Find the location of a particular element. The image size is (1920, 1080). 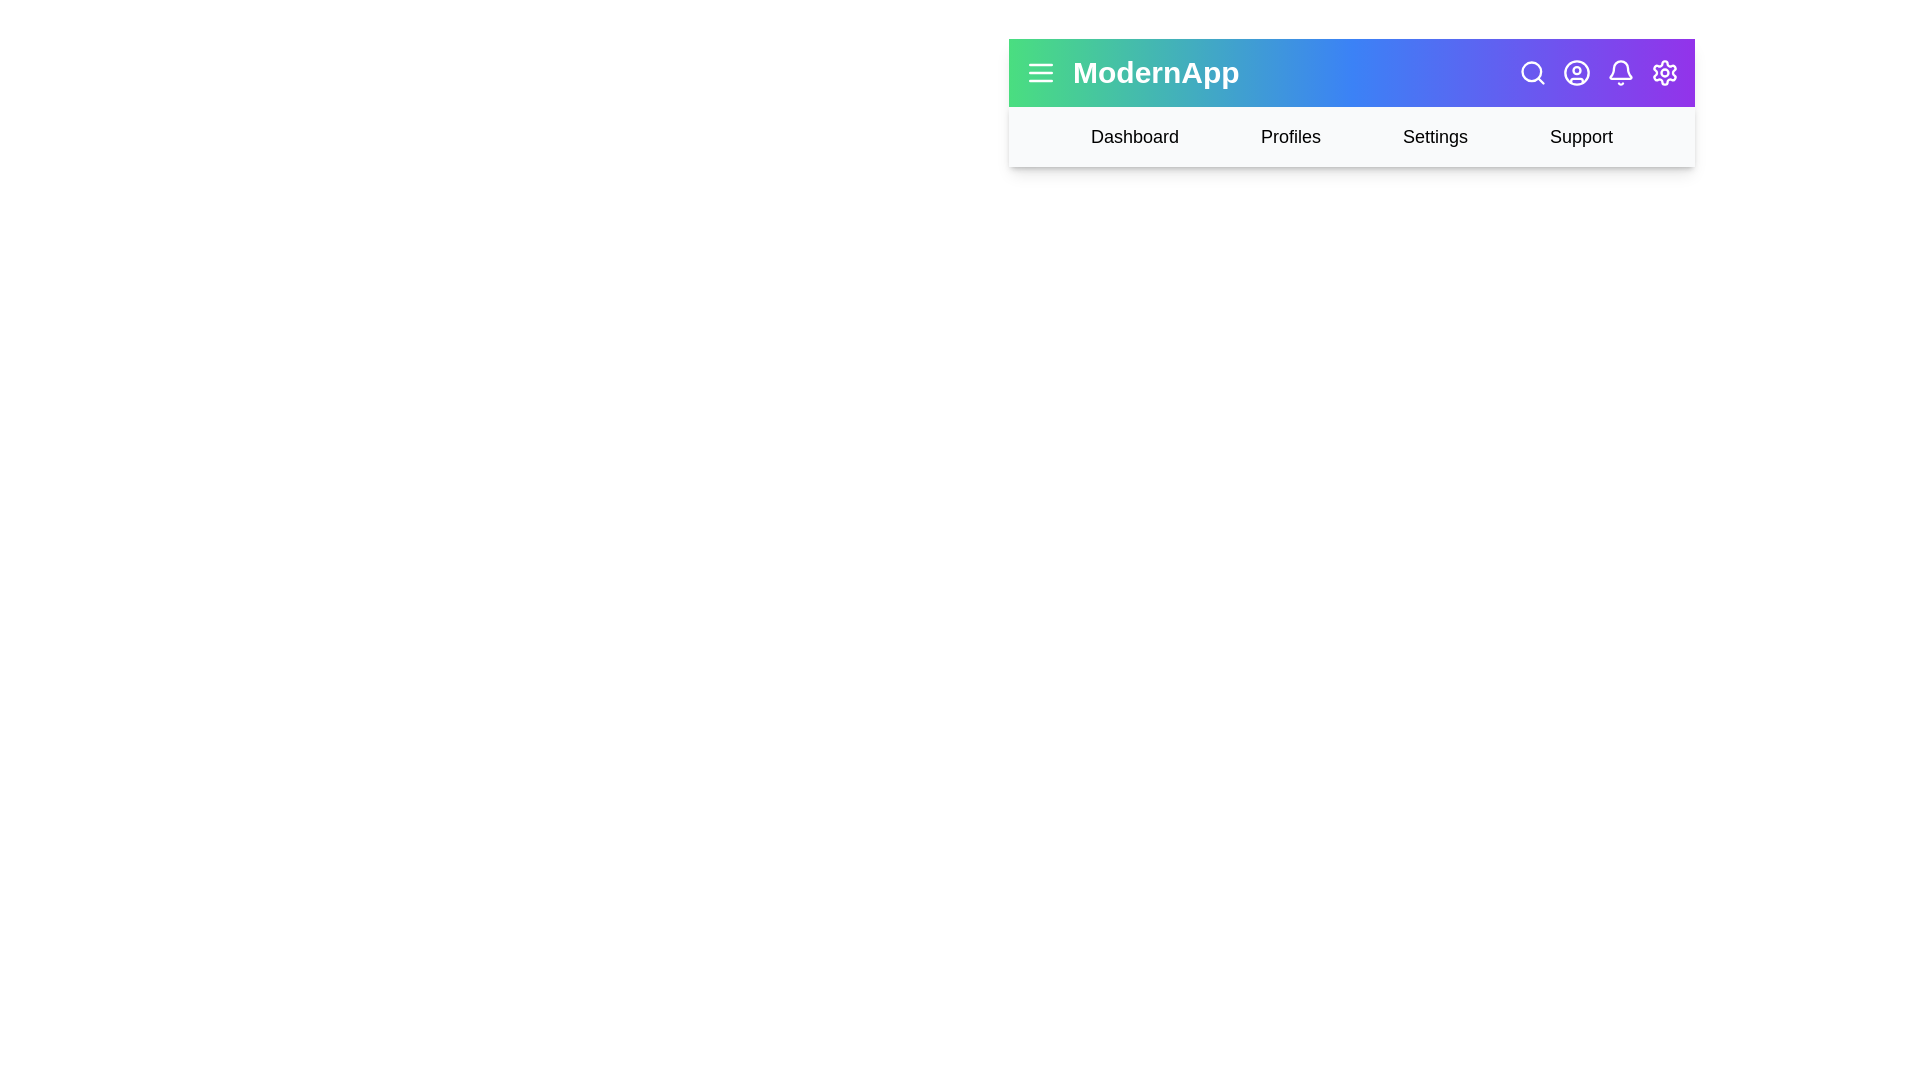

the 'Profiles' navigation link is located at coordinates (1291, 136).